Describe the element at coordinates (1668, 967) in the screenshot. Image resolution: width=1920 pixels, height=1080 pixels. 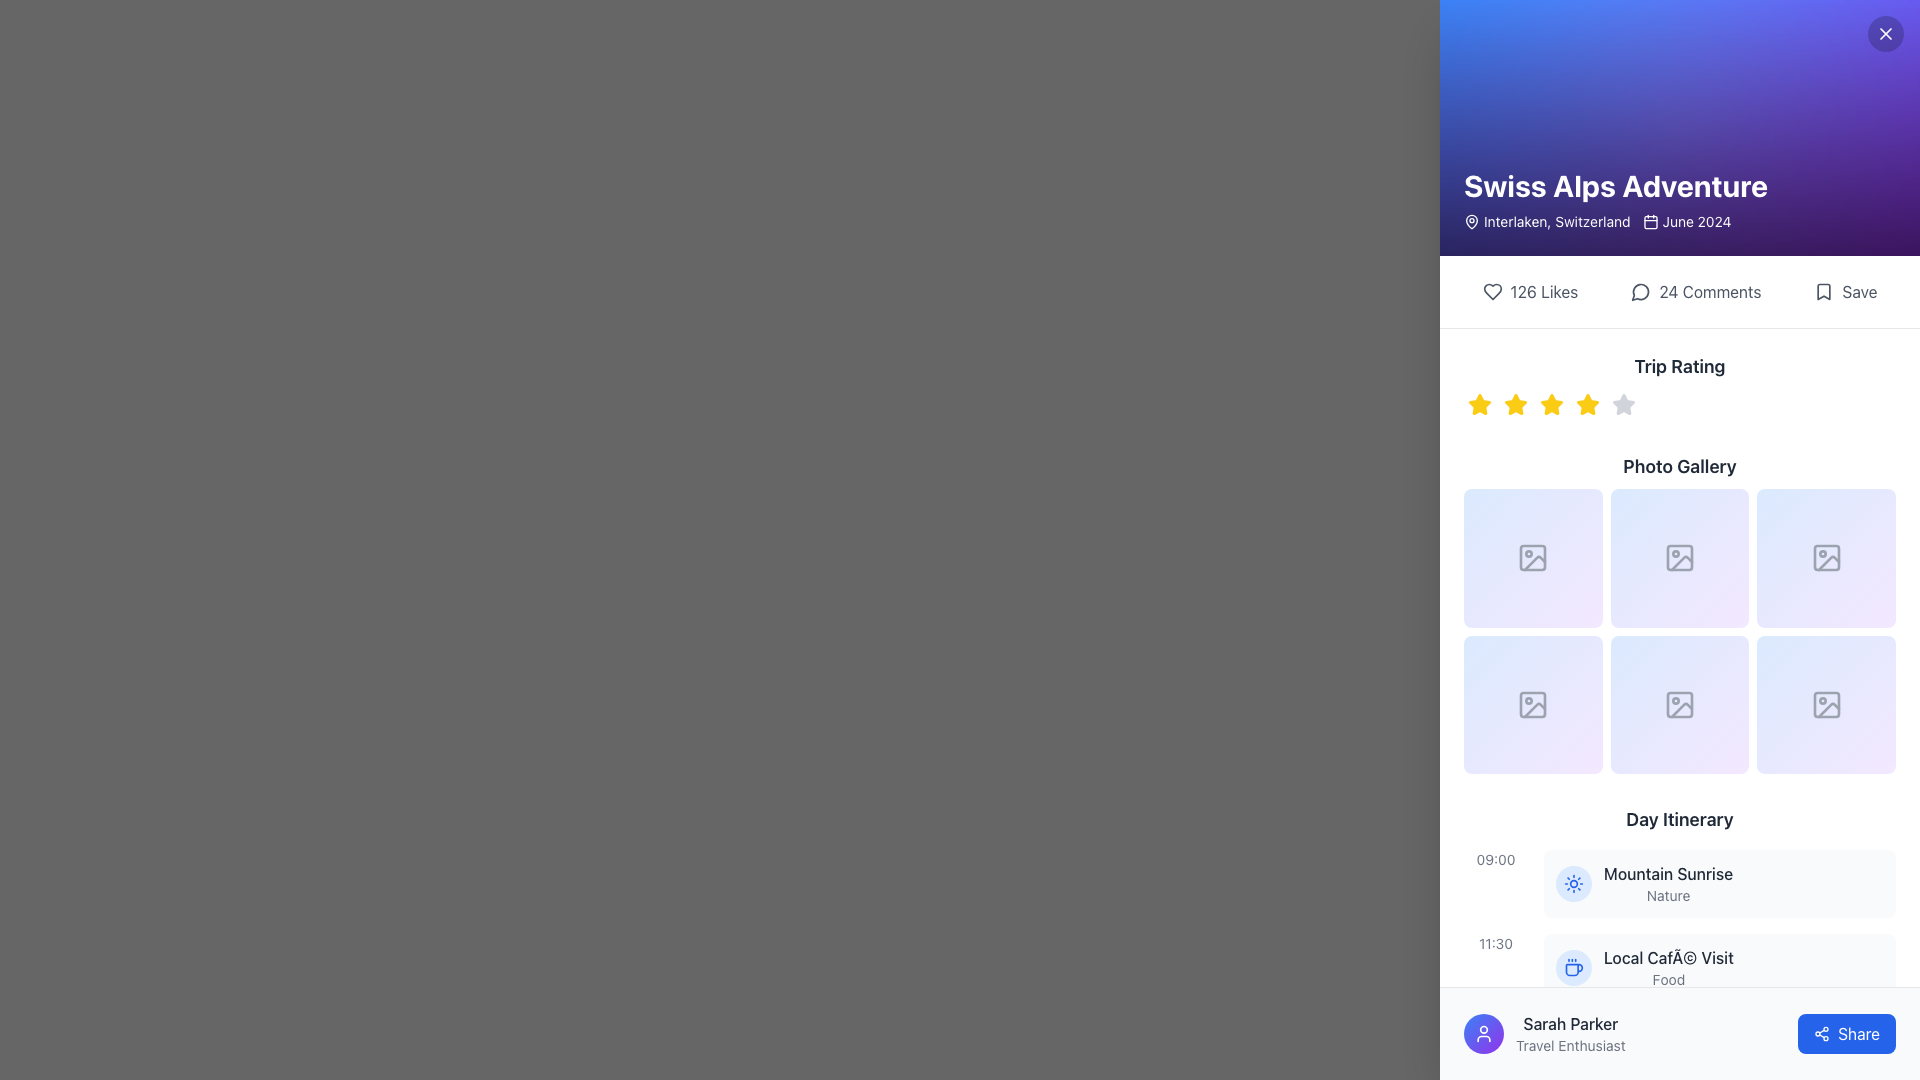
I see `the Text Display element that shows 'Local Café Visit' in a dark gray font with a second line 'Food' below it, located in the Day Itinerary section` at that location.